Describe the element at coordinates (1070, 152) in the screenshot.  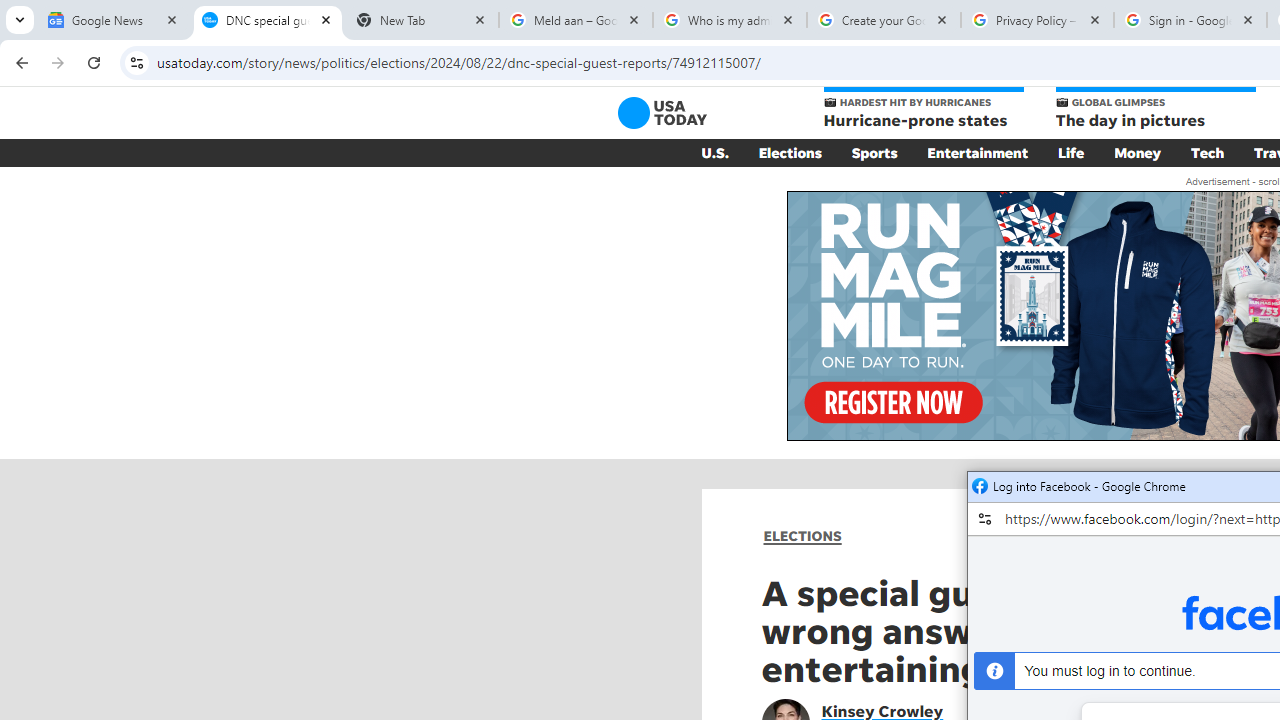
I see `'Life'` at that location.